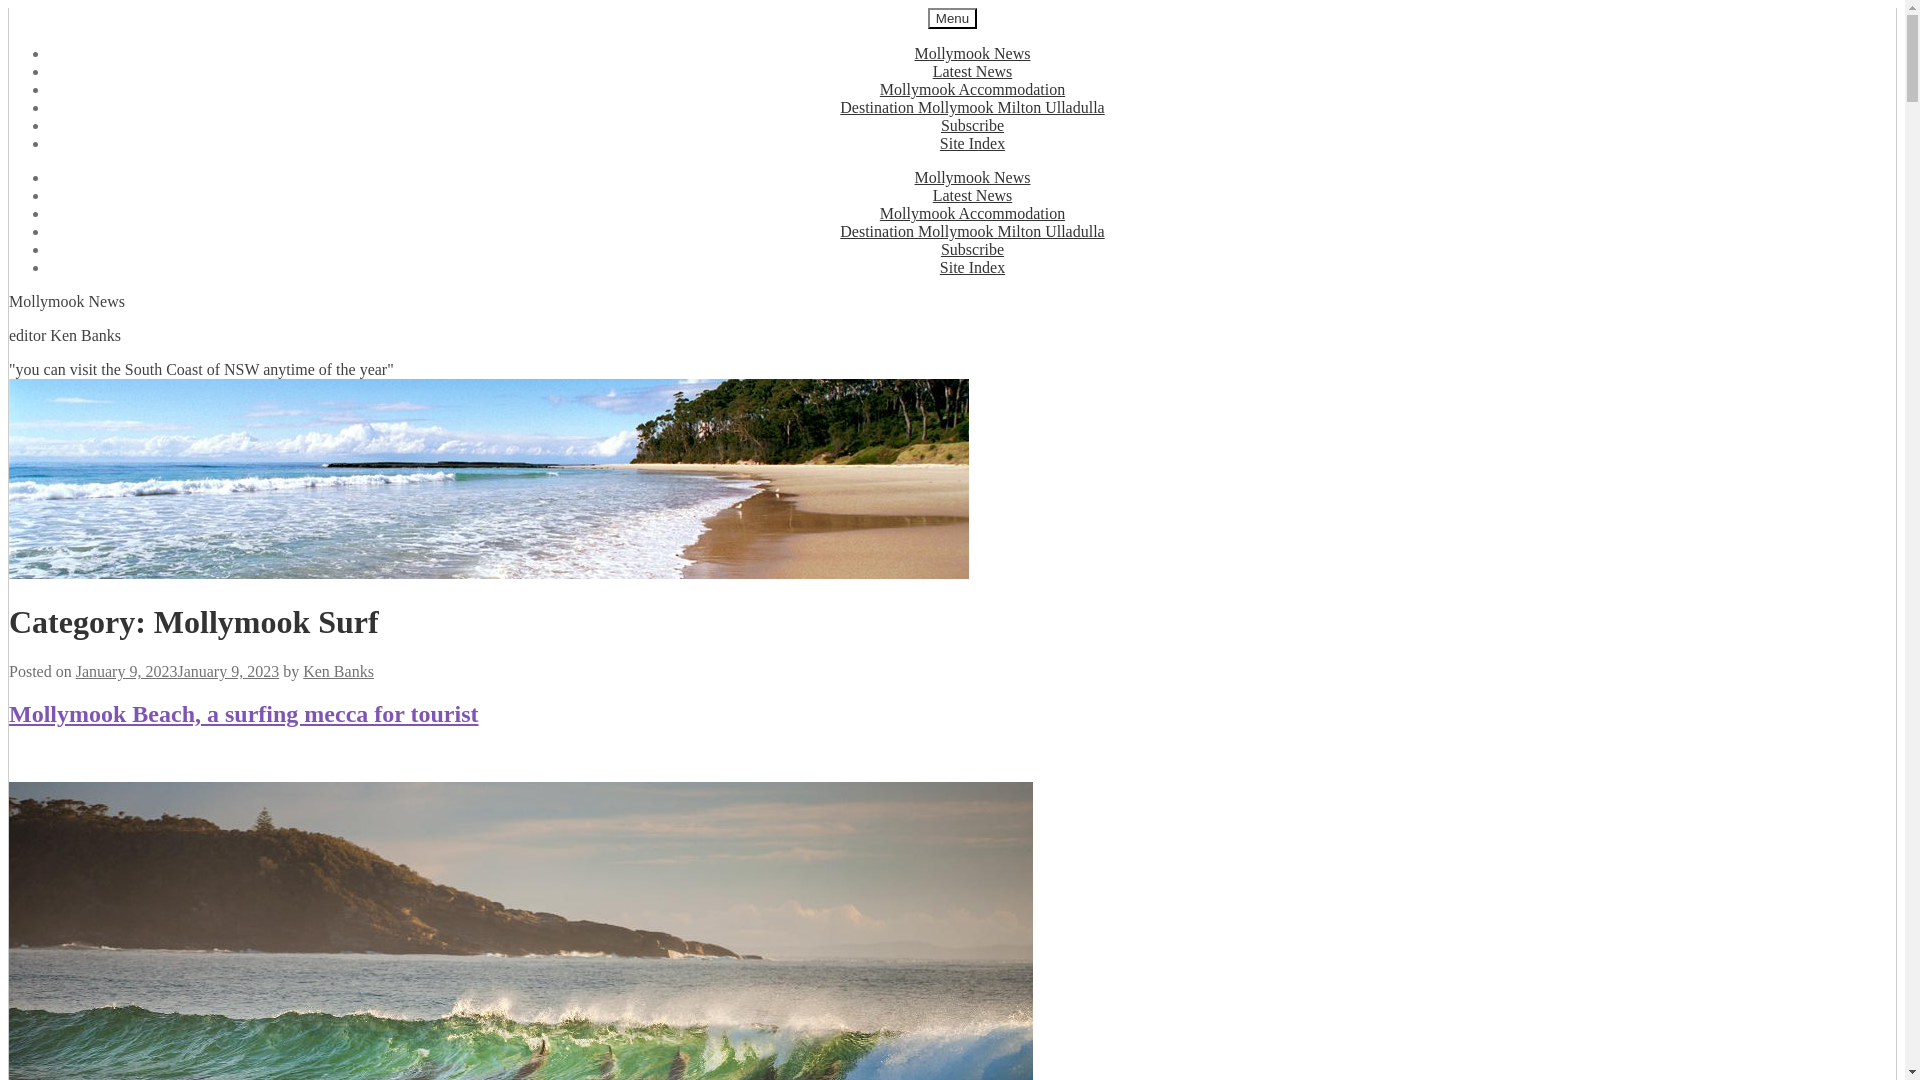 The height and width of the screenshot is (1080, 1920). Describe the element at coordinates (972, 88) in the screenshot. I see `'Mollymook Accommodation'` at that location.